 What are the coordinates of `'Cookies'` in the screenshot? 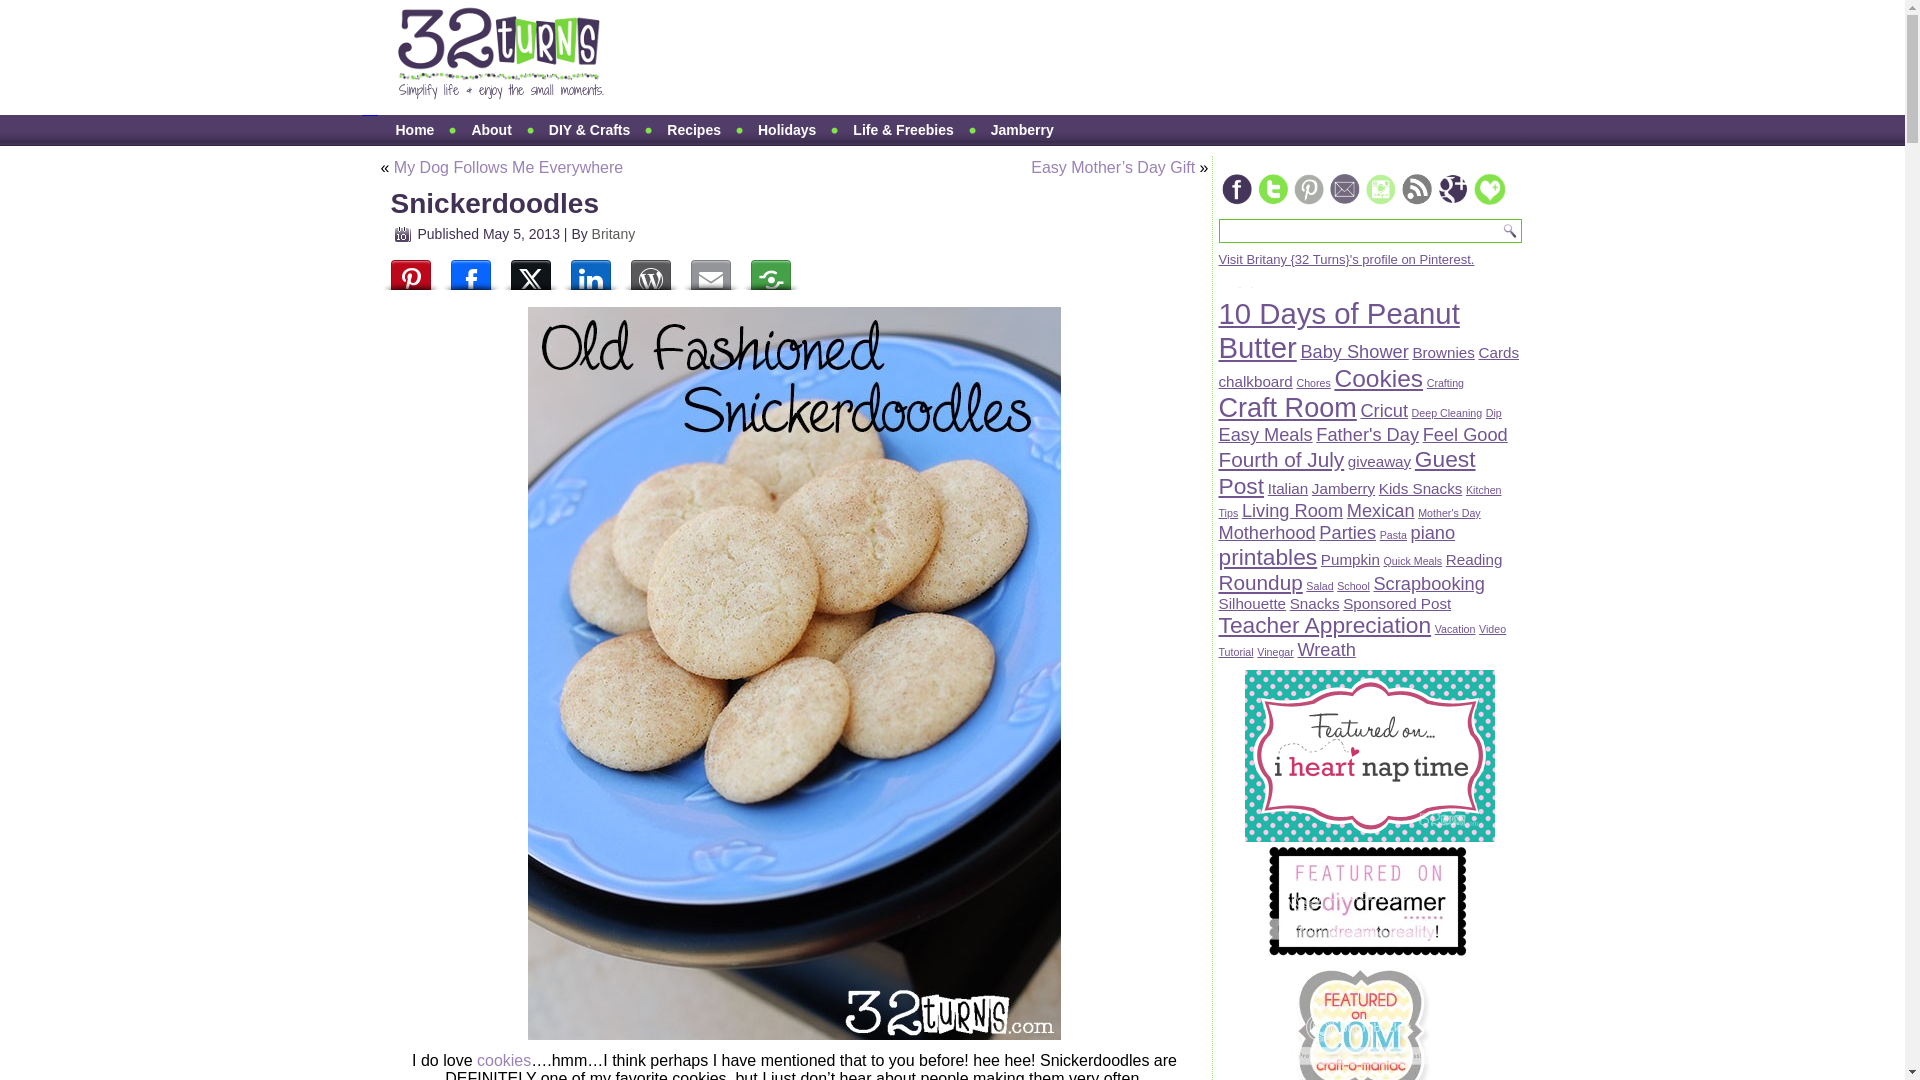 It's located at (1334, 378).